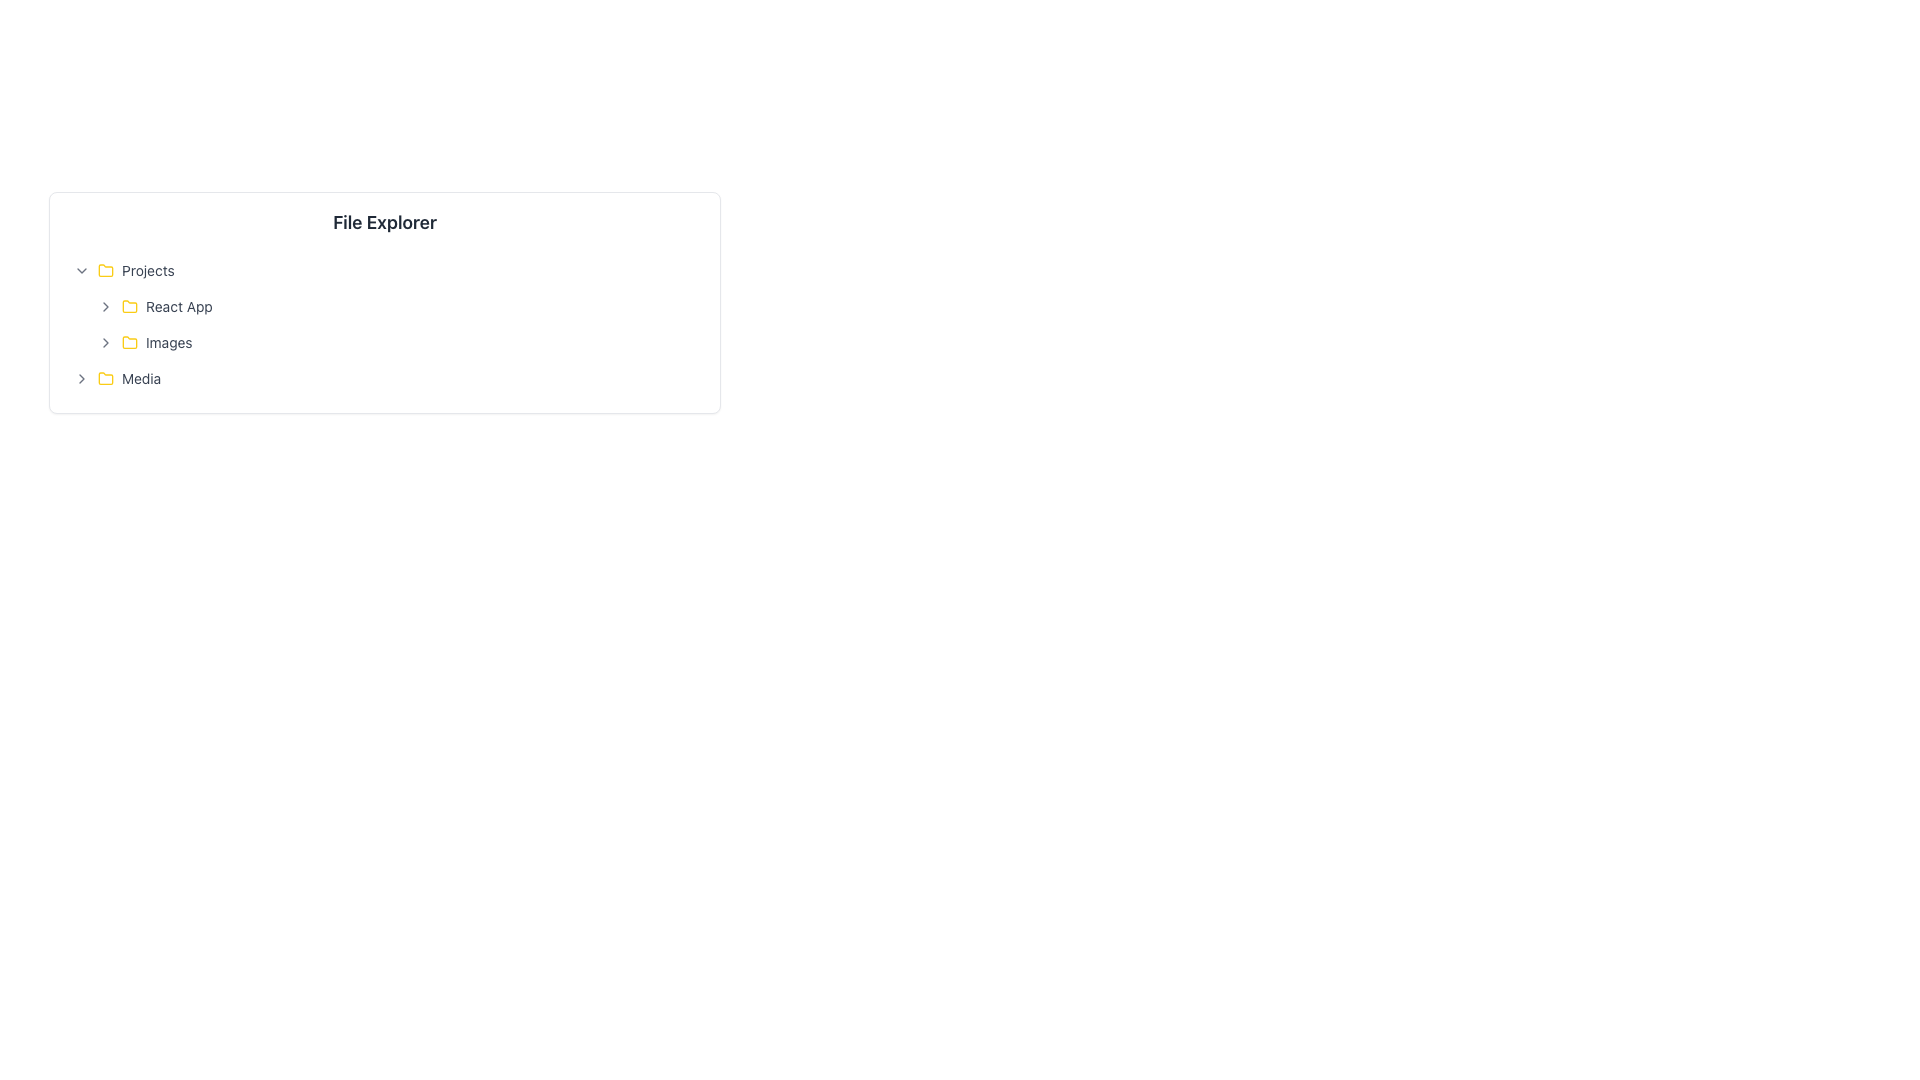 This screenshot has height=1080, width=1920. I want to click on the visual indicator icon for the 'Images' folder located in the file explorer, so click(128, 341).